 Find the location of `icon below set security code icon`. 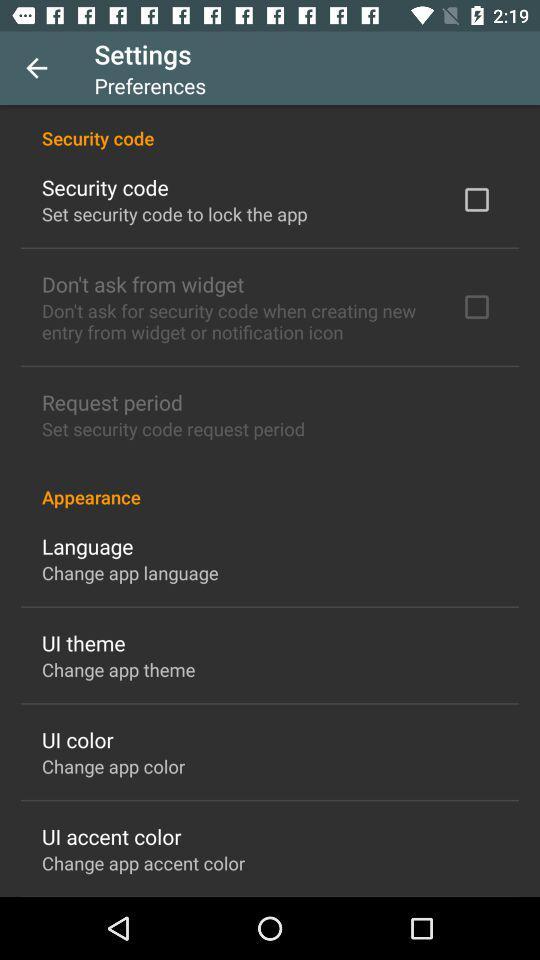

icon below set security code icon is located at coordinates (270, 485).